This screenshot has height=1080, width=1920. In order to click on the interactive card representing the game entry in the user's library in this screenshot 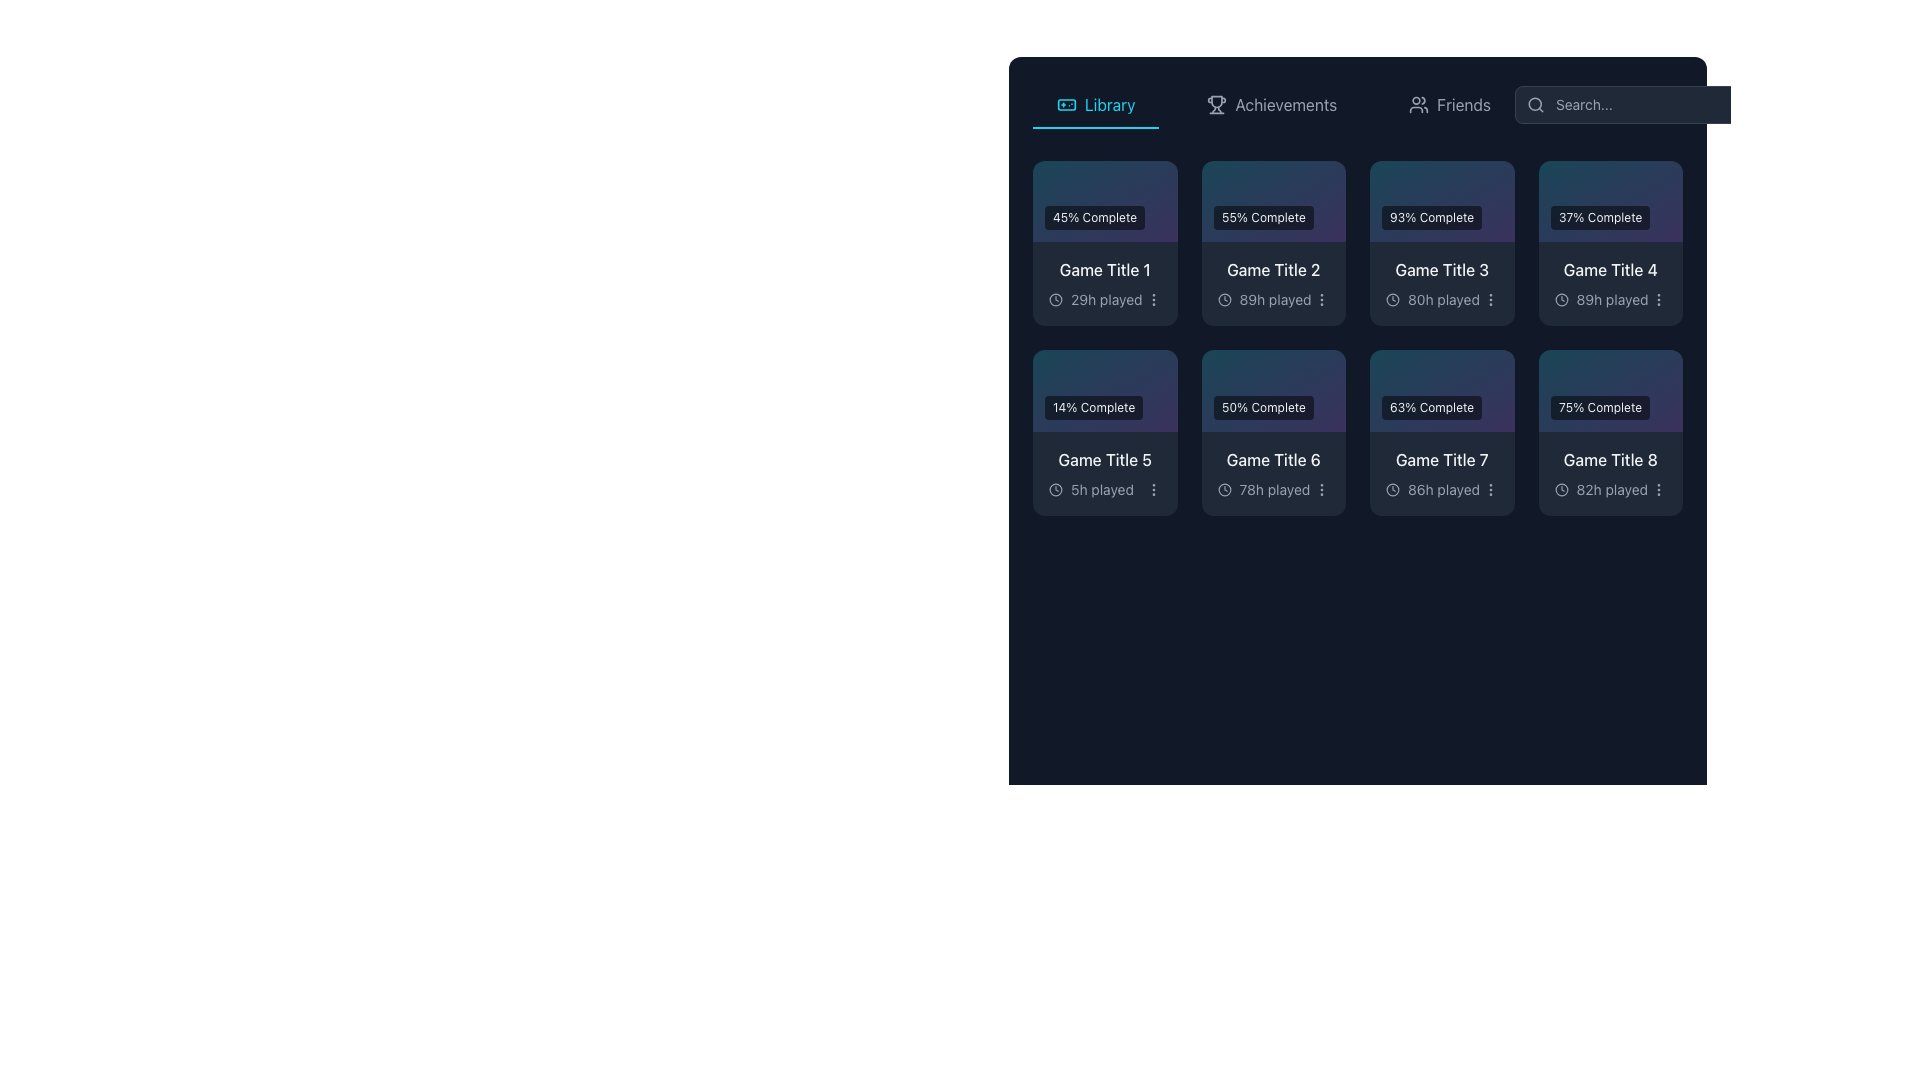, I will do `click(1272, 242)`.